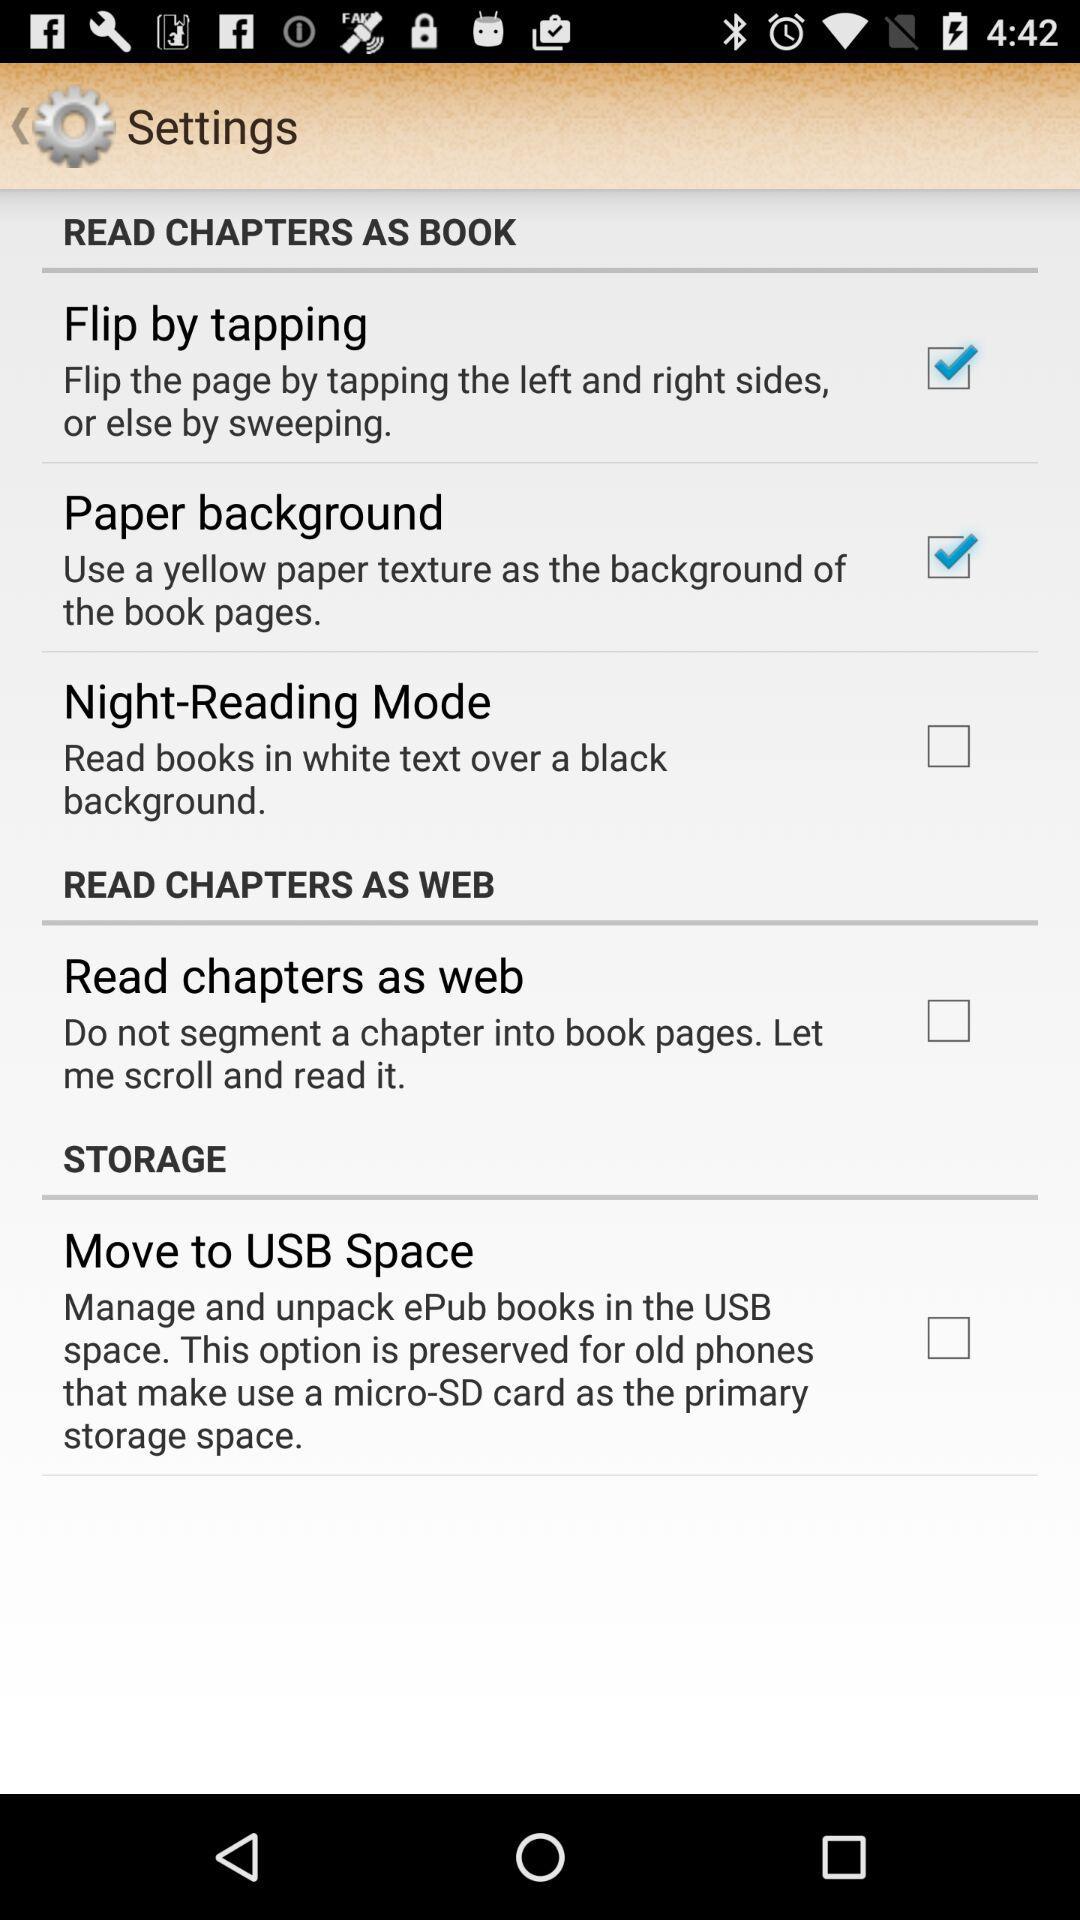 This screenshot has height=1920, width=1080. I want to click on the icon below read chapters as icon, so click(463, 1051).